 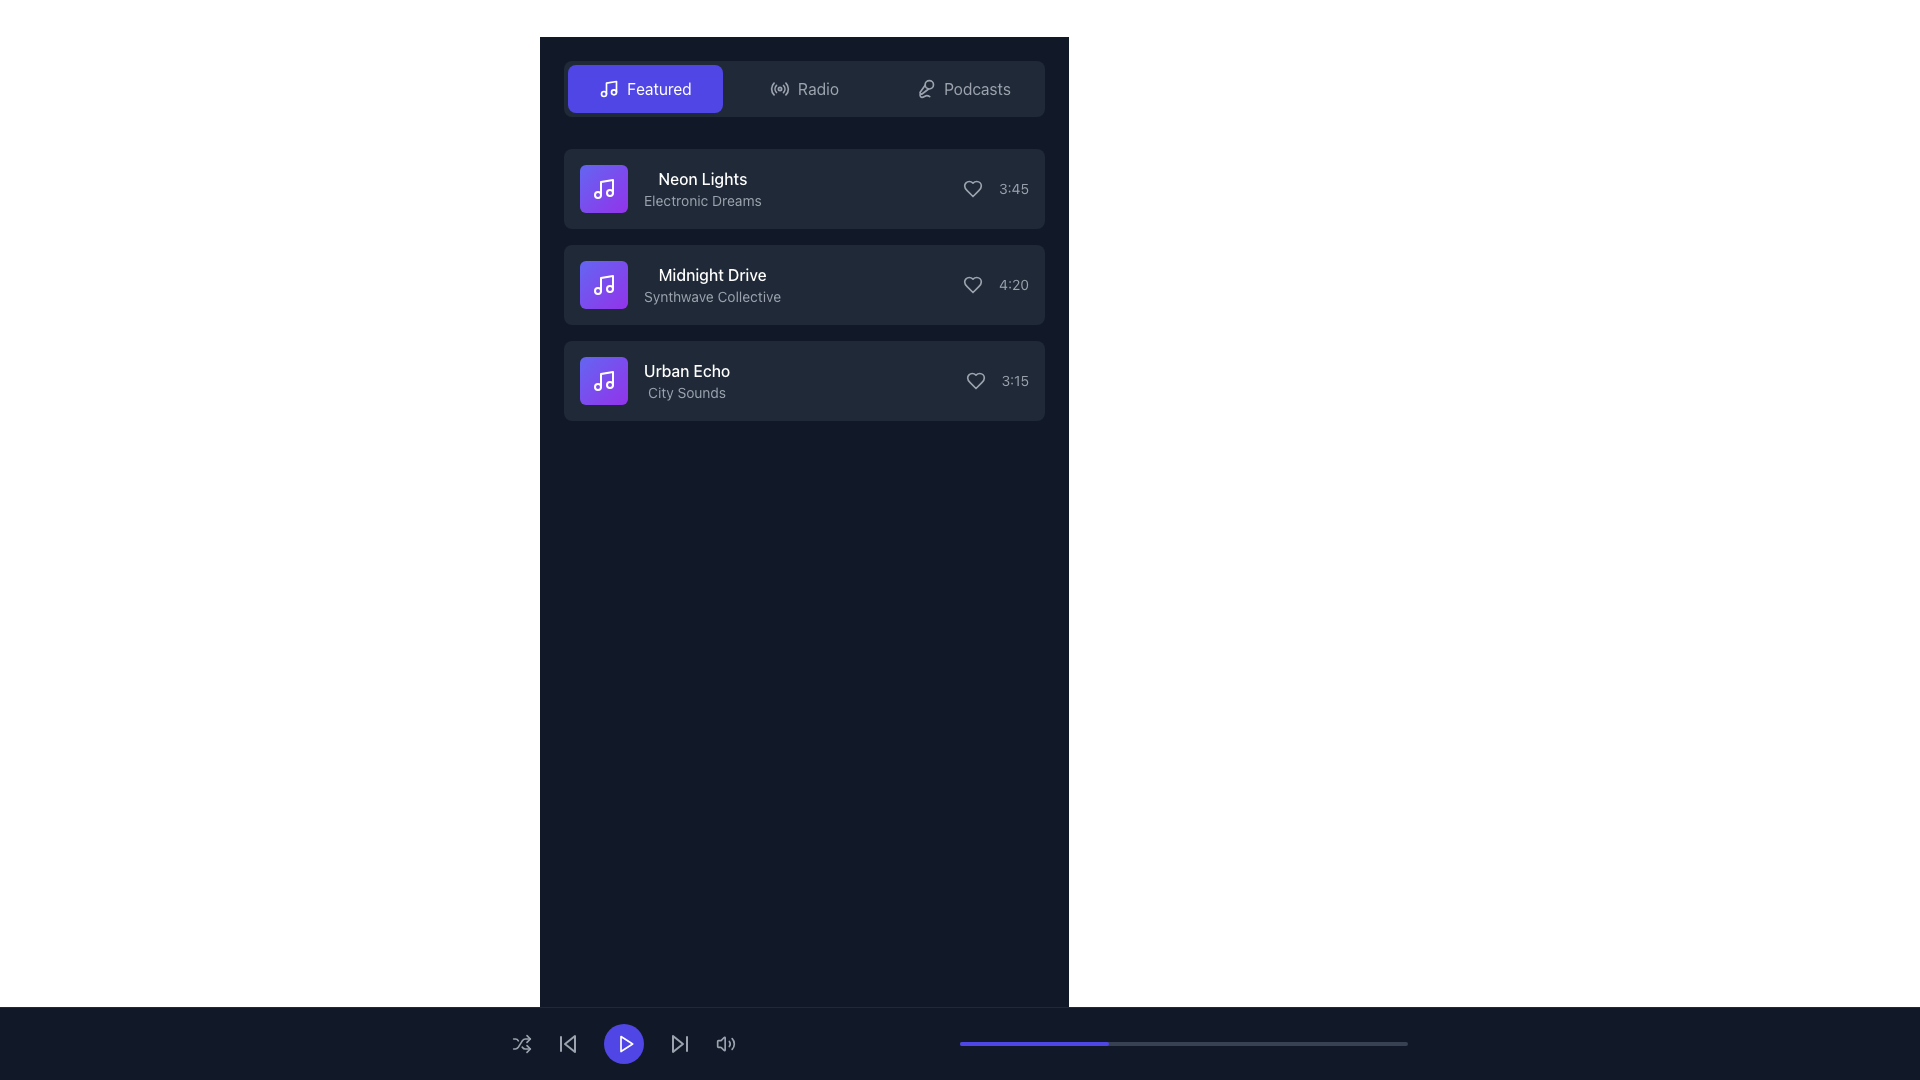 I want to click on the circular button with a dark blue background and a white play icon in the center, located in the bottom navigation bar to play media, so click(x=623, y=1043).